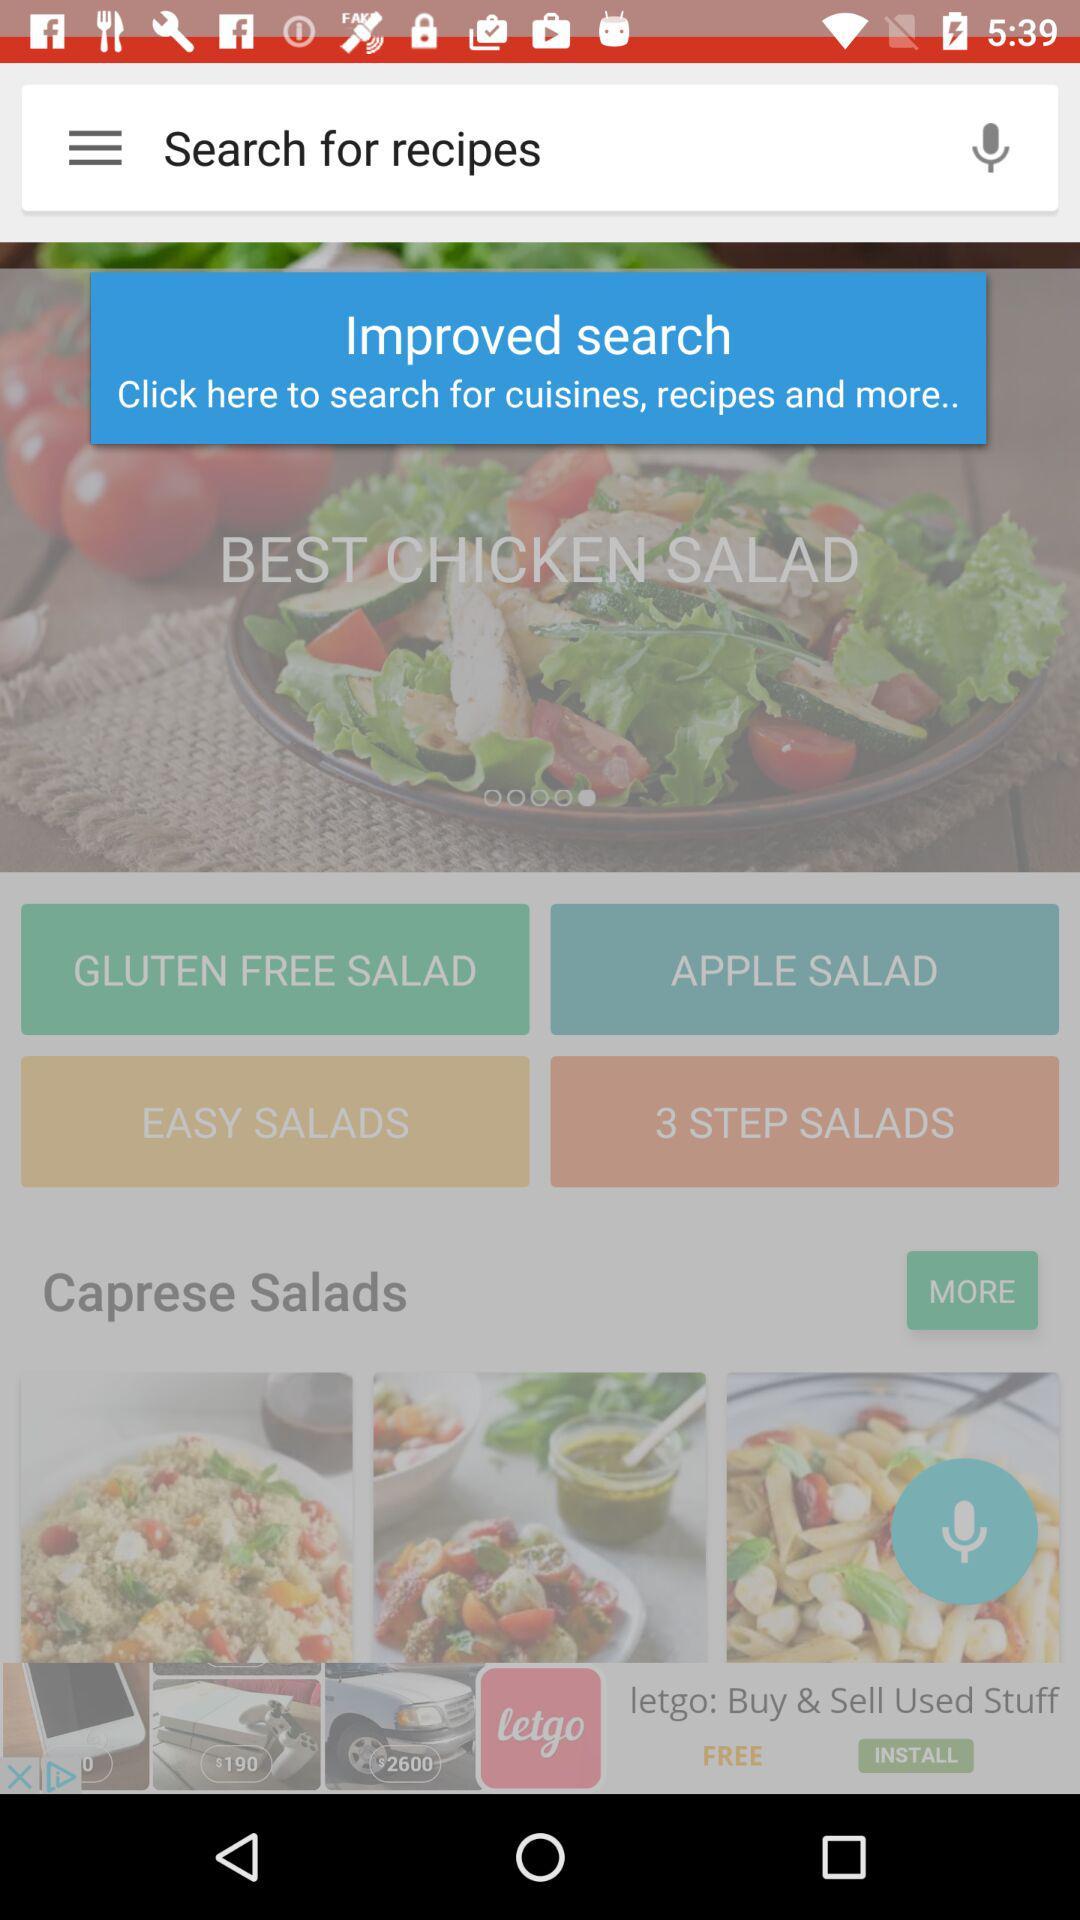 This screenshot has width=1080, height=1920. What do you see at coordinates (963, 1530) in the screenshot?
I see `the microphone icon` at bounding box center [963, 1530].